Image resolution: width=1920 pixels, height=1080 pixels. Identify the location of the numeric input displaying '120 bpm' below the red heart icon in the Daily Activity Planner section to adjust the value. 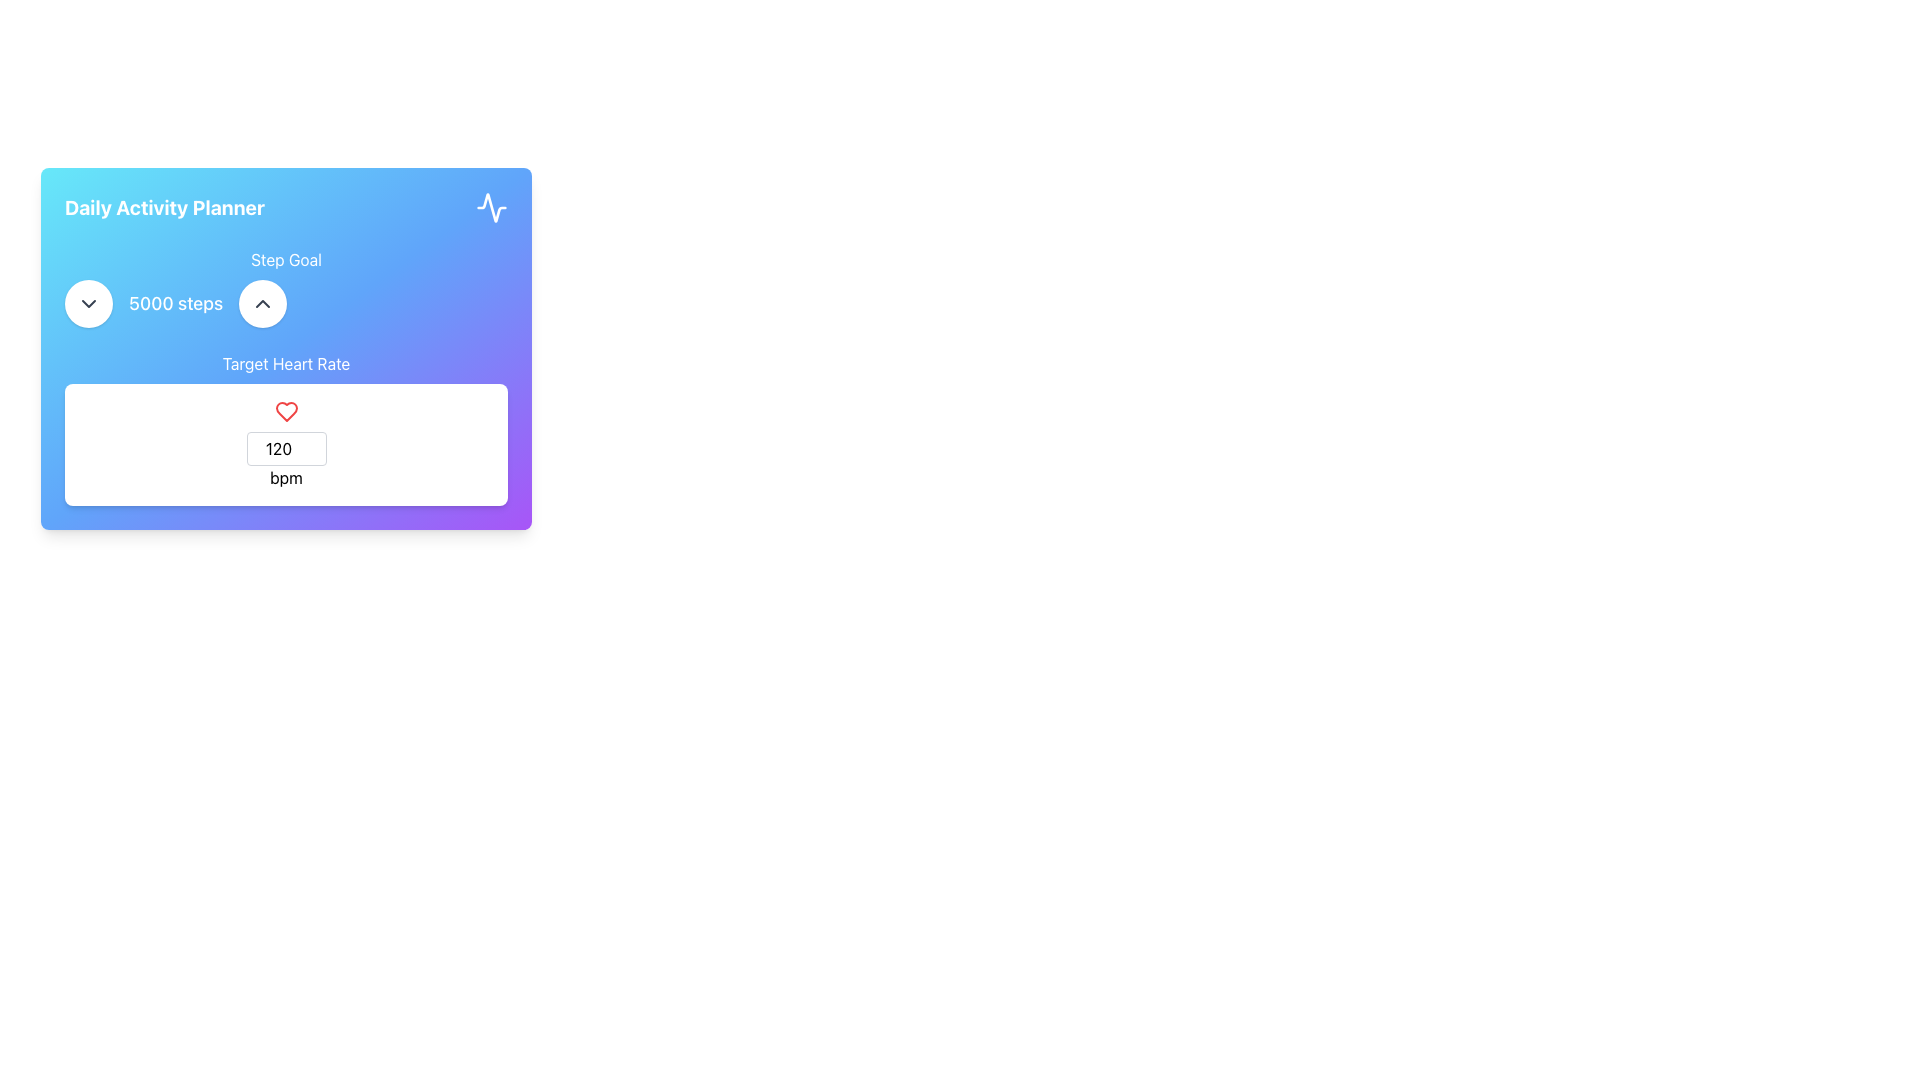
(285, 427).